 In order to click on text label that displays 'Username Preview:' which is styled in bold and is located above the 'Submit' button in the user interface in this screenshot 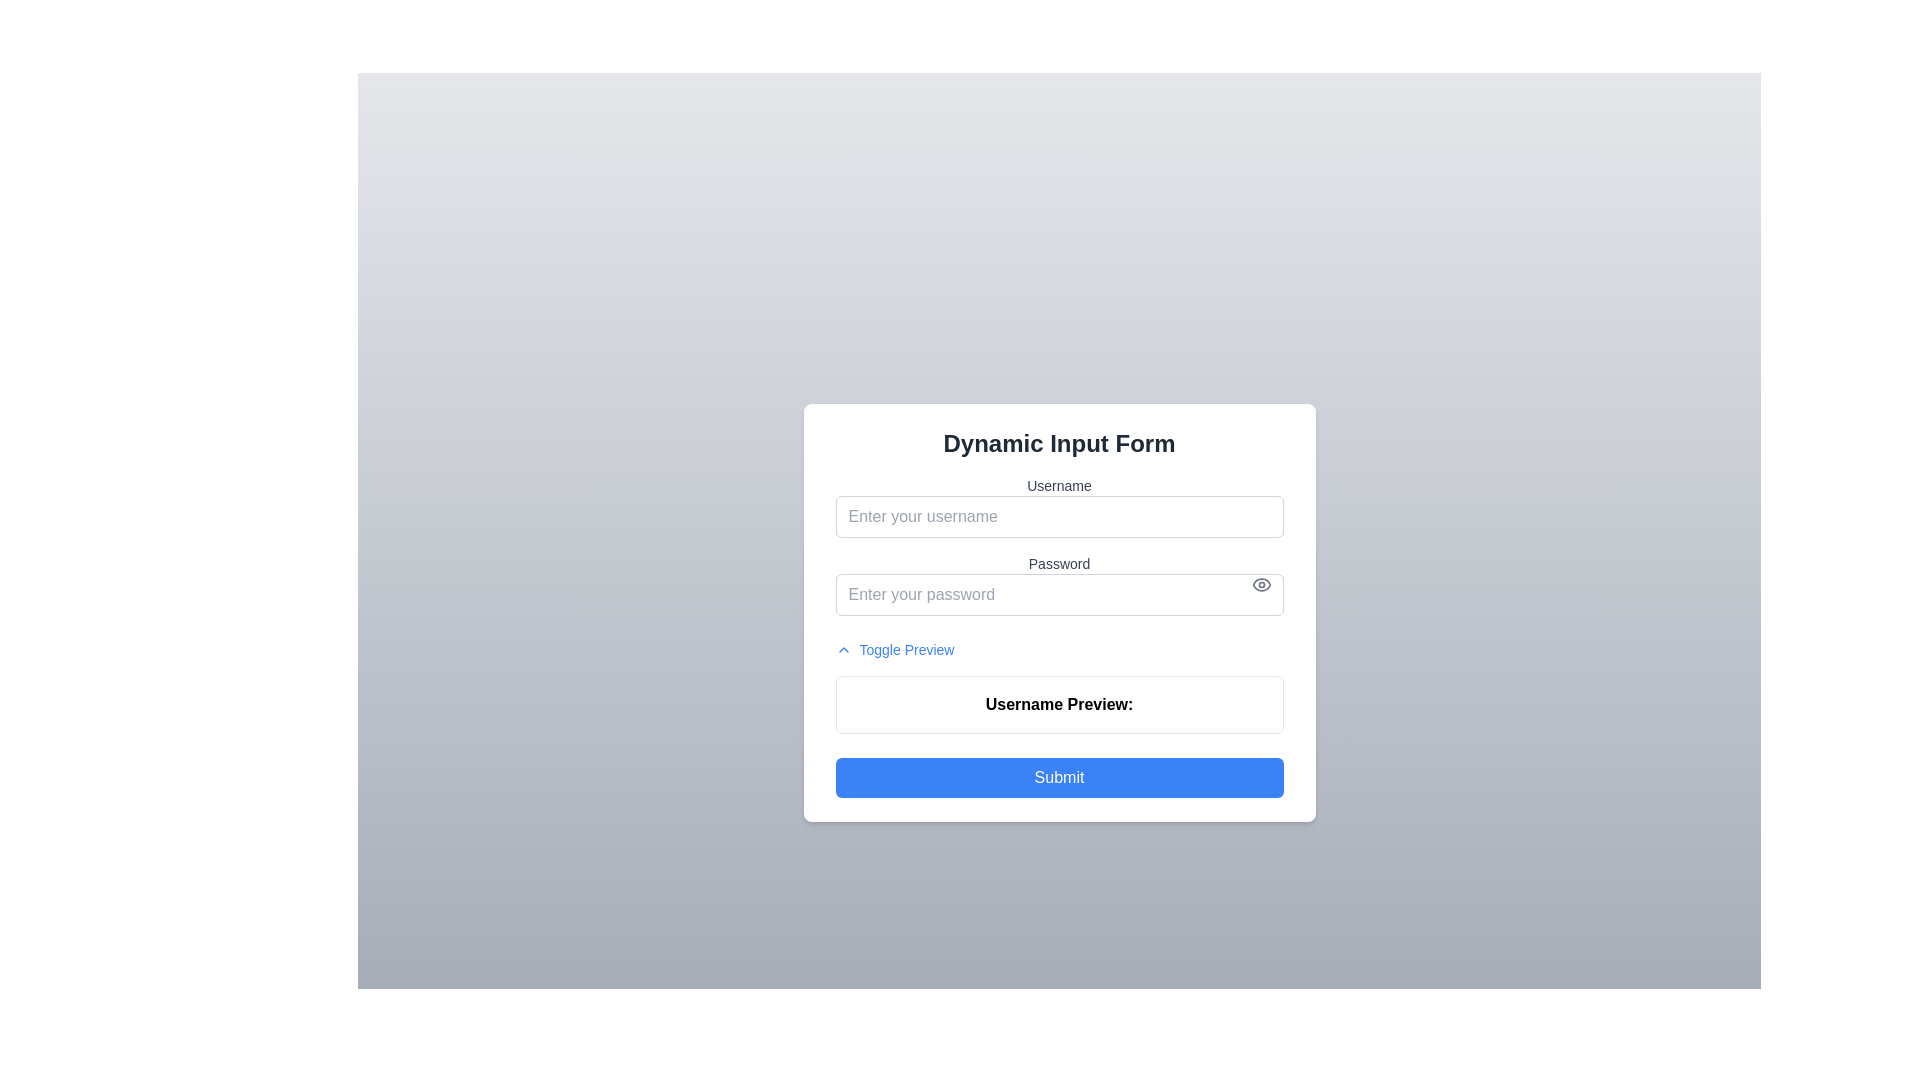, I will do `click(1058, 704)`.